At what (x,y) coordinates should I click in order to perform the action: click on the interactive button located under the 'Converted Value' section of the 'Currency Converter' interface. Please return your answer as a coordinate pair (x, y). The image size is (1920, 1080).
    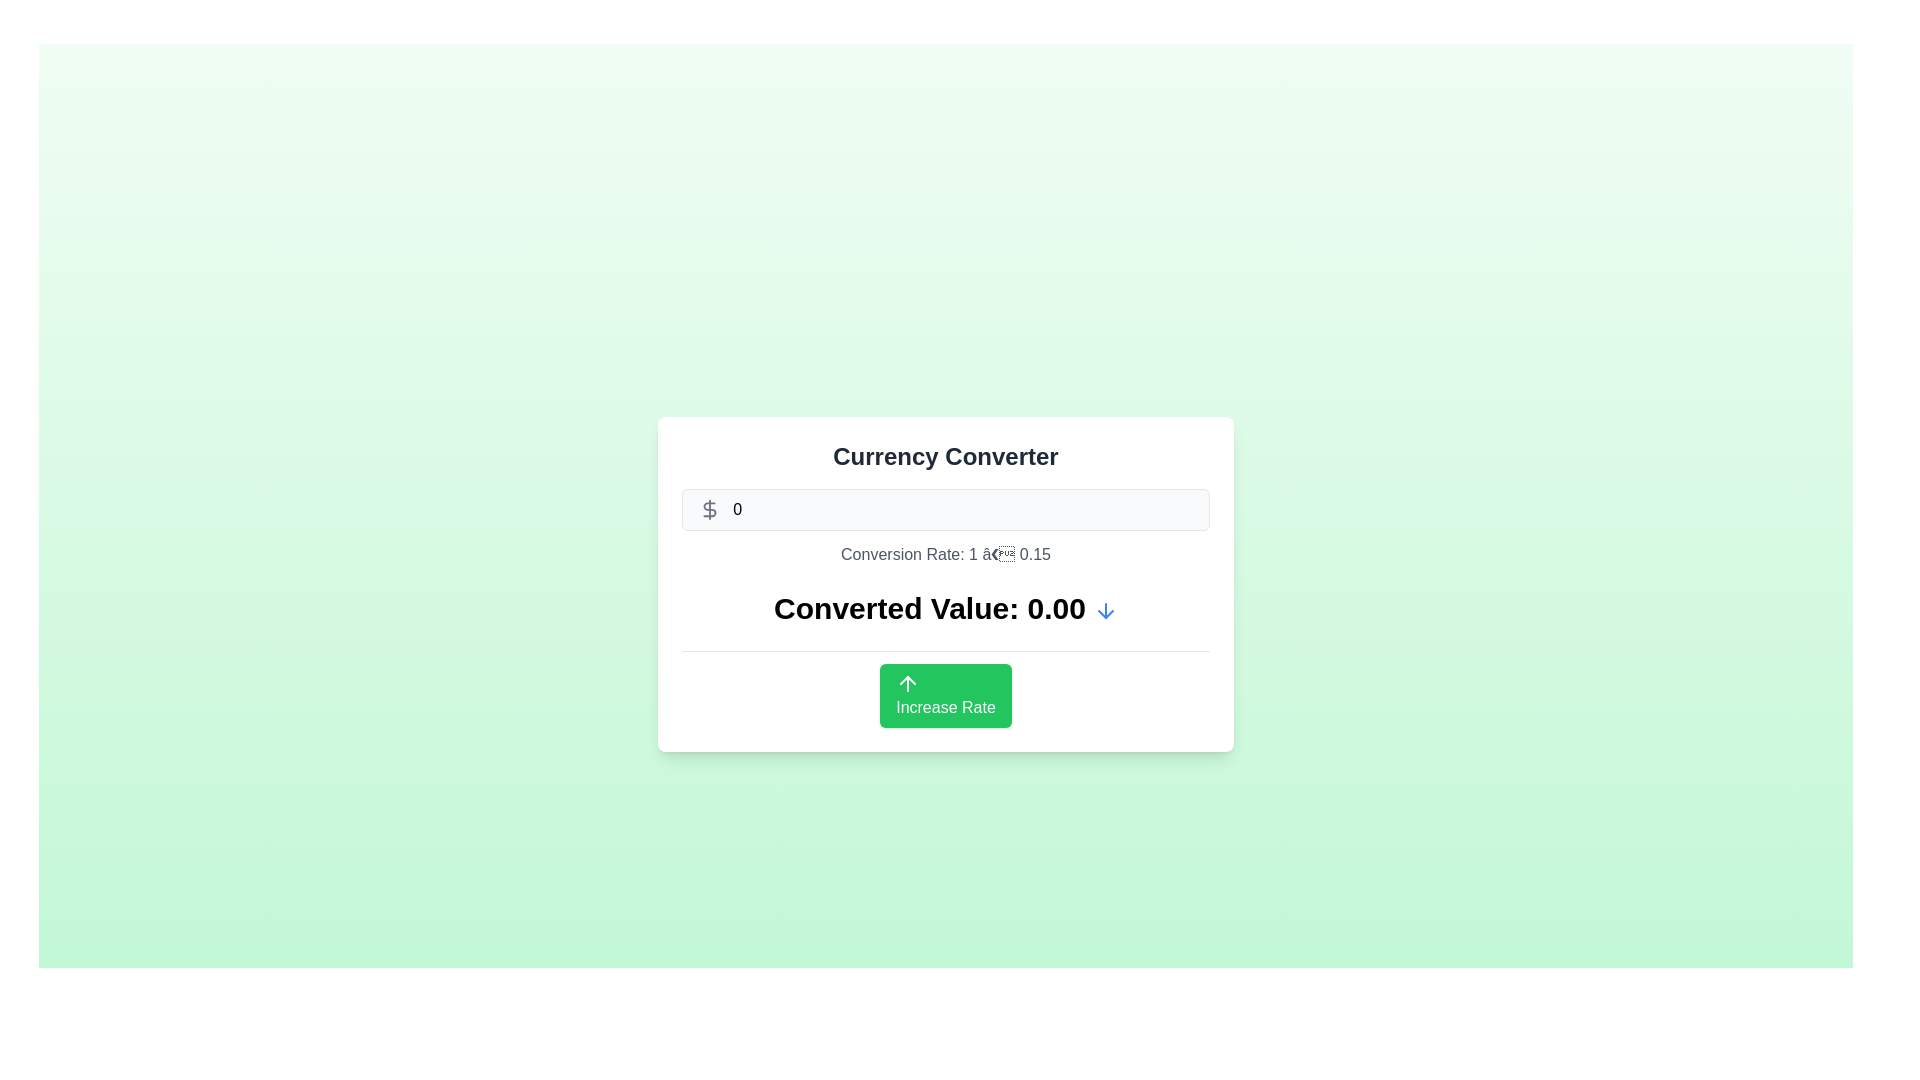
    Looking at the image, I should click on (944, 694).